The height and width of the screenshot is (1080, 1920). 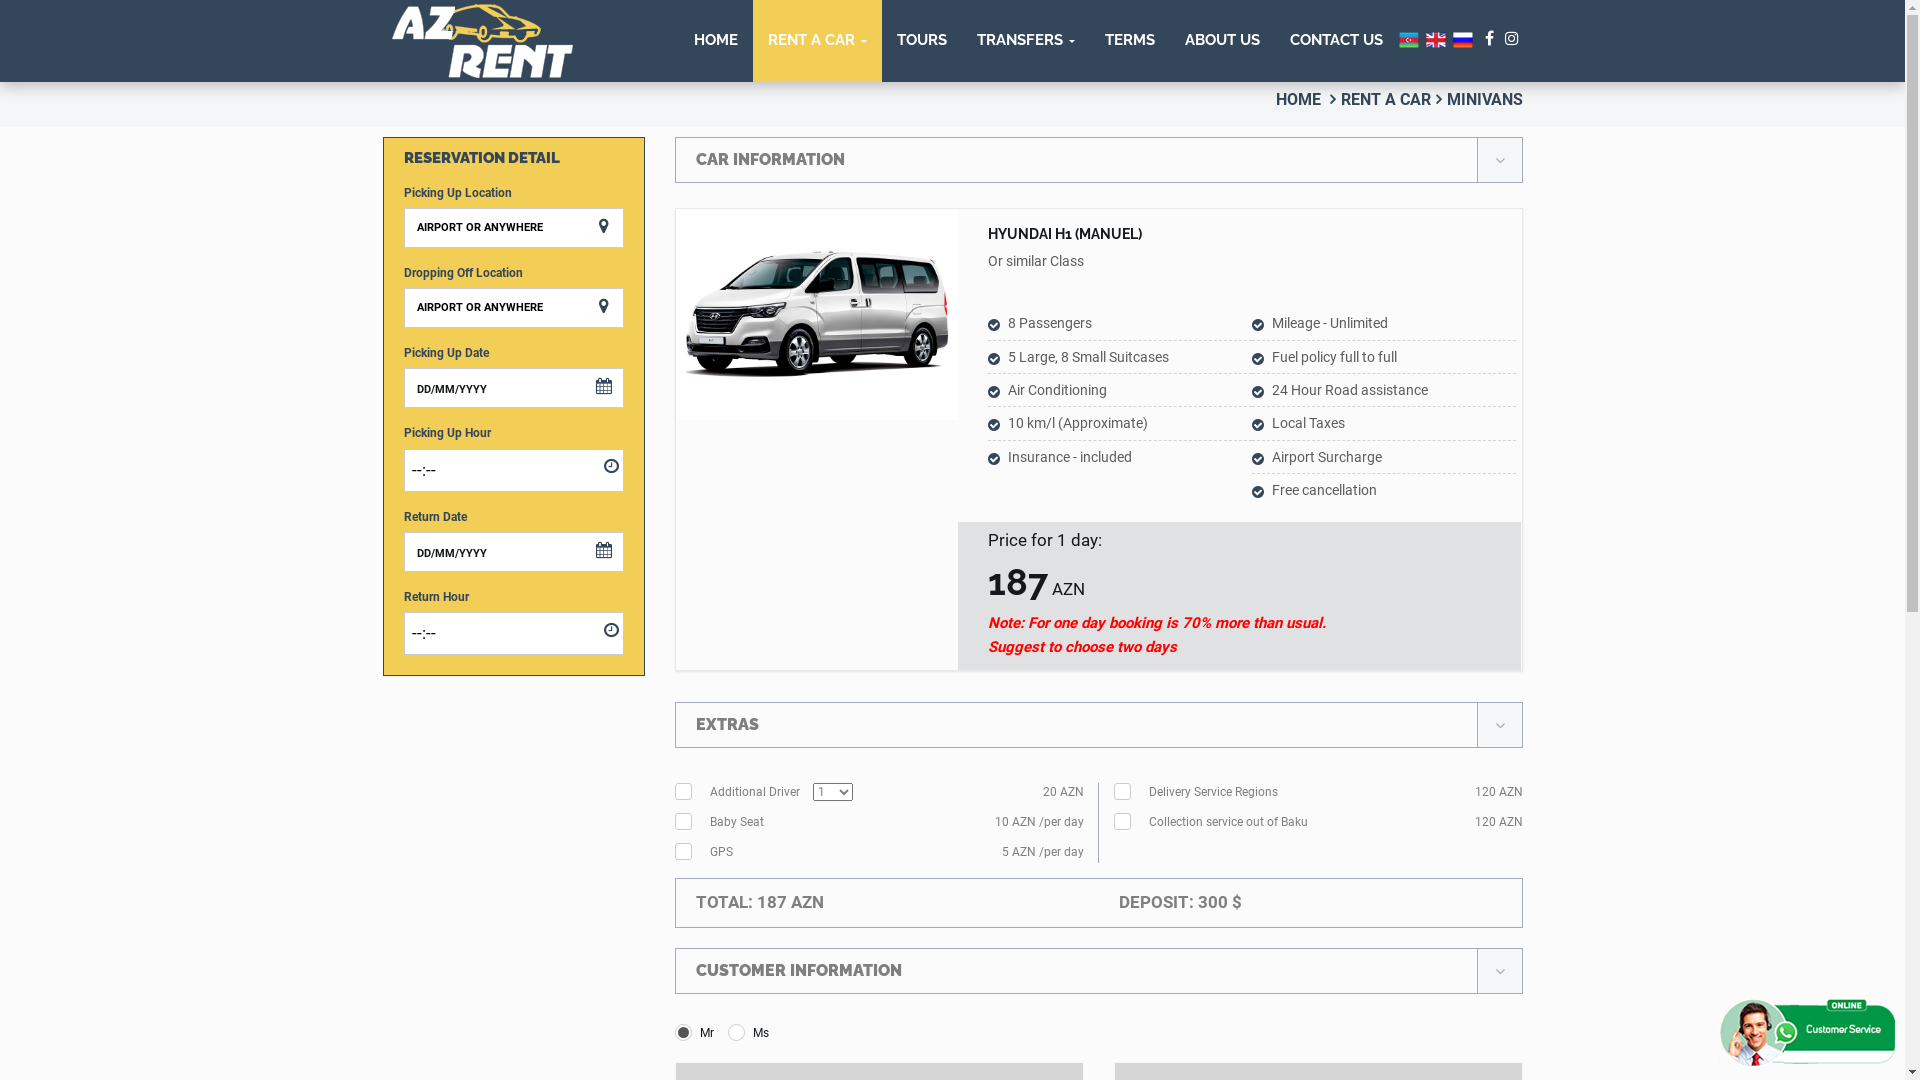 What do you see at coordinates (1335, 41) in the screenshot?
I see `'CONTACT US'` at bounding box center [1335, 41].